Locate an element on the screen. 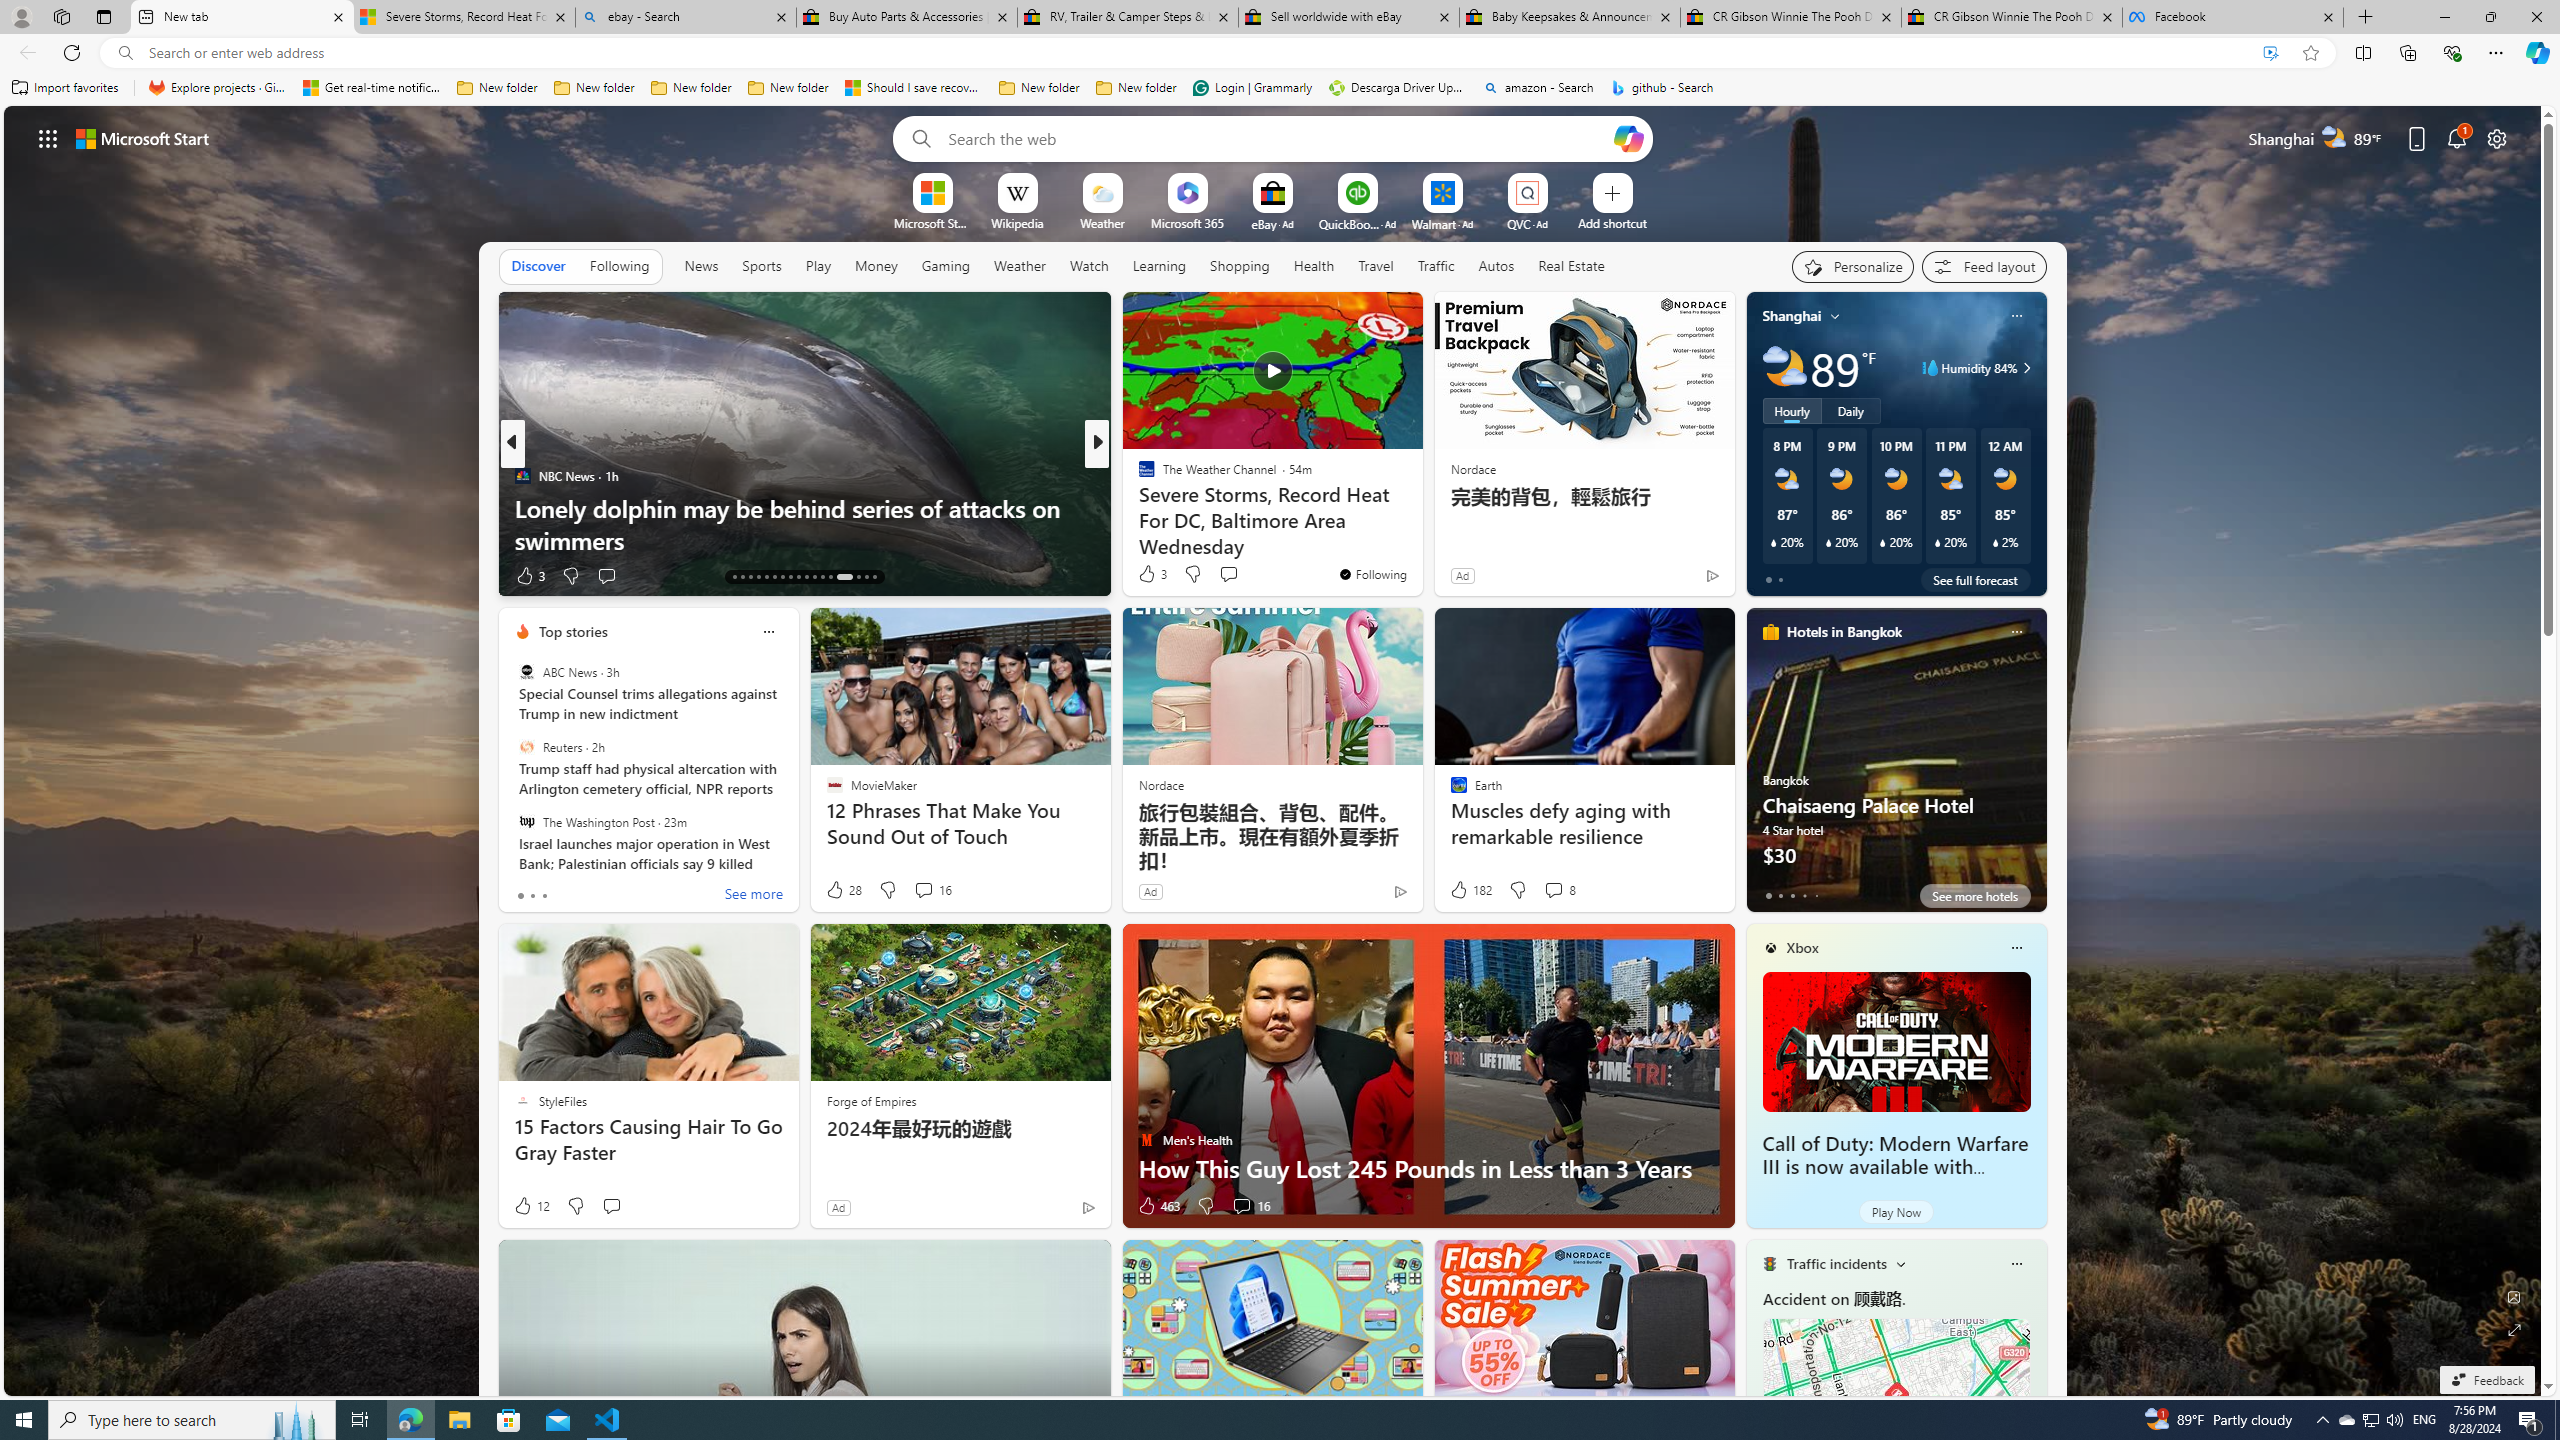 This screenshot has height=1440, width=2560. 'AutomationID: tab-16' is located at coordinates (758, 577).